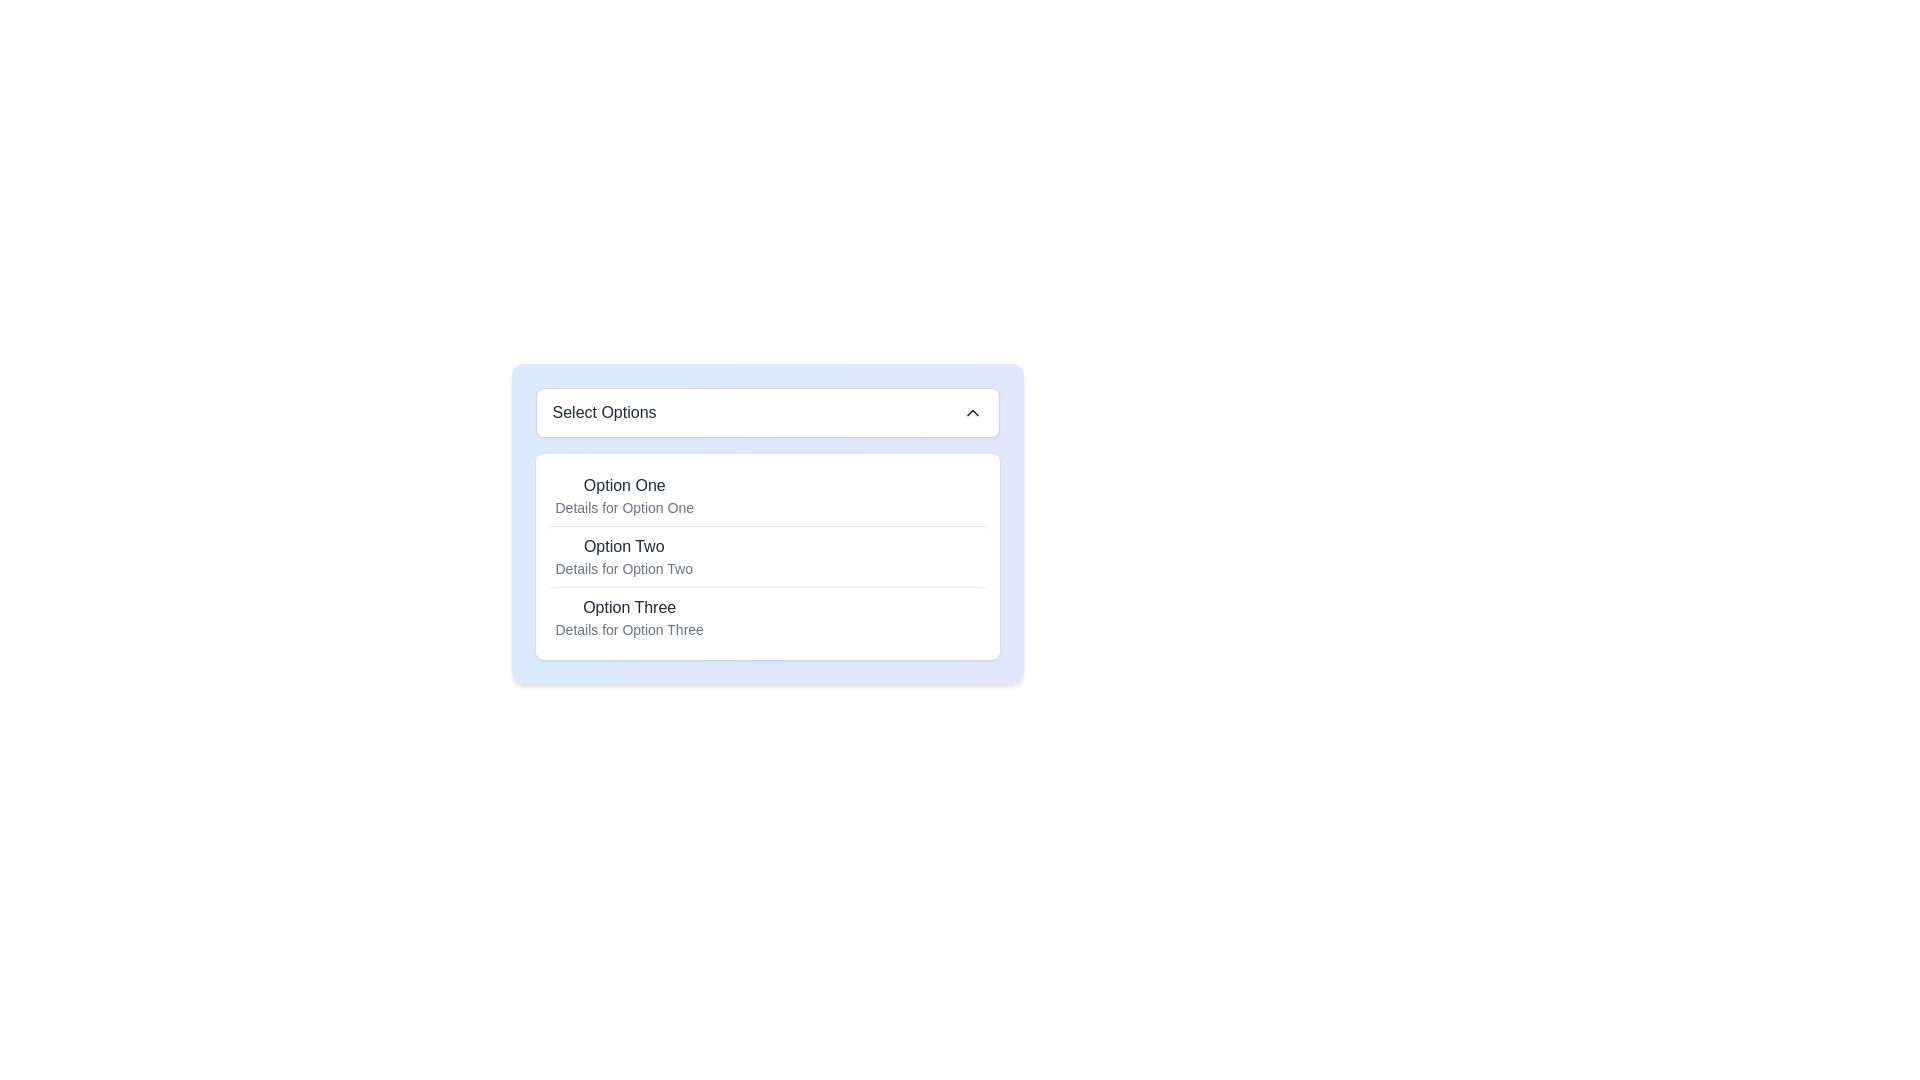 The image size is (1920, 1080). I want to click on the text element reading 'Details for Option Three', which is styled with a smaller font size and gray color, located within the dropdown menu under 'Select Options', so click(628, 628).